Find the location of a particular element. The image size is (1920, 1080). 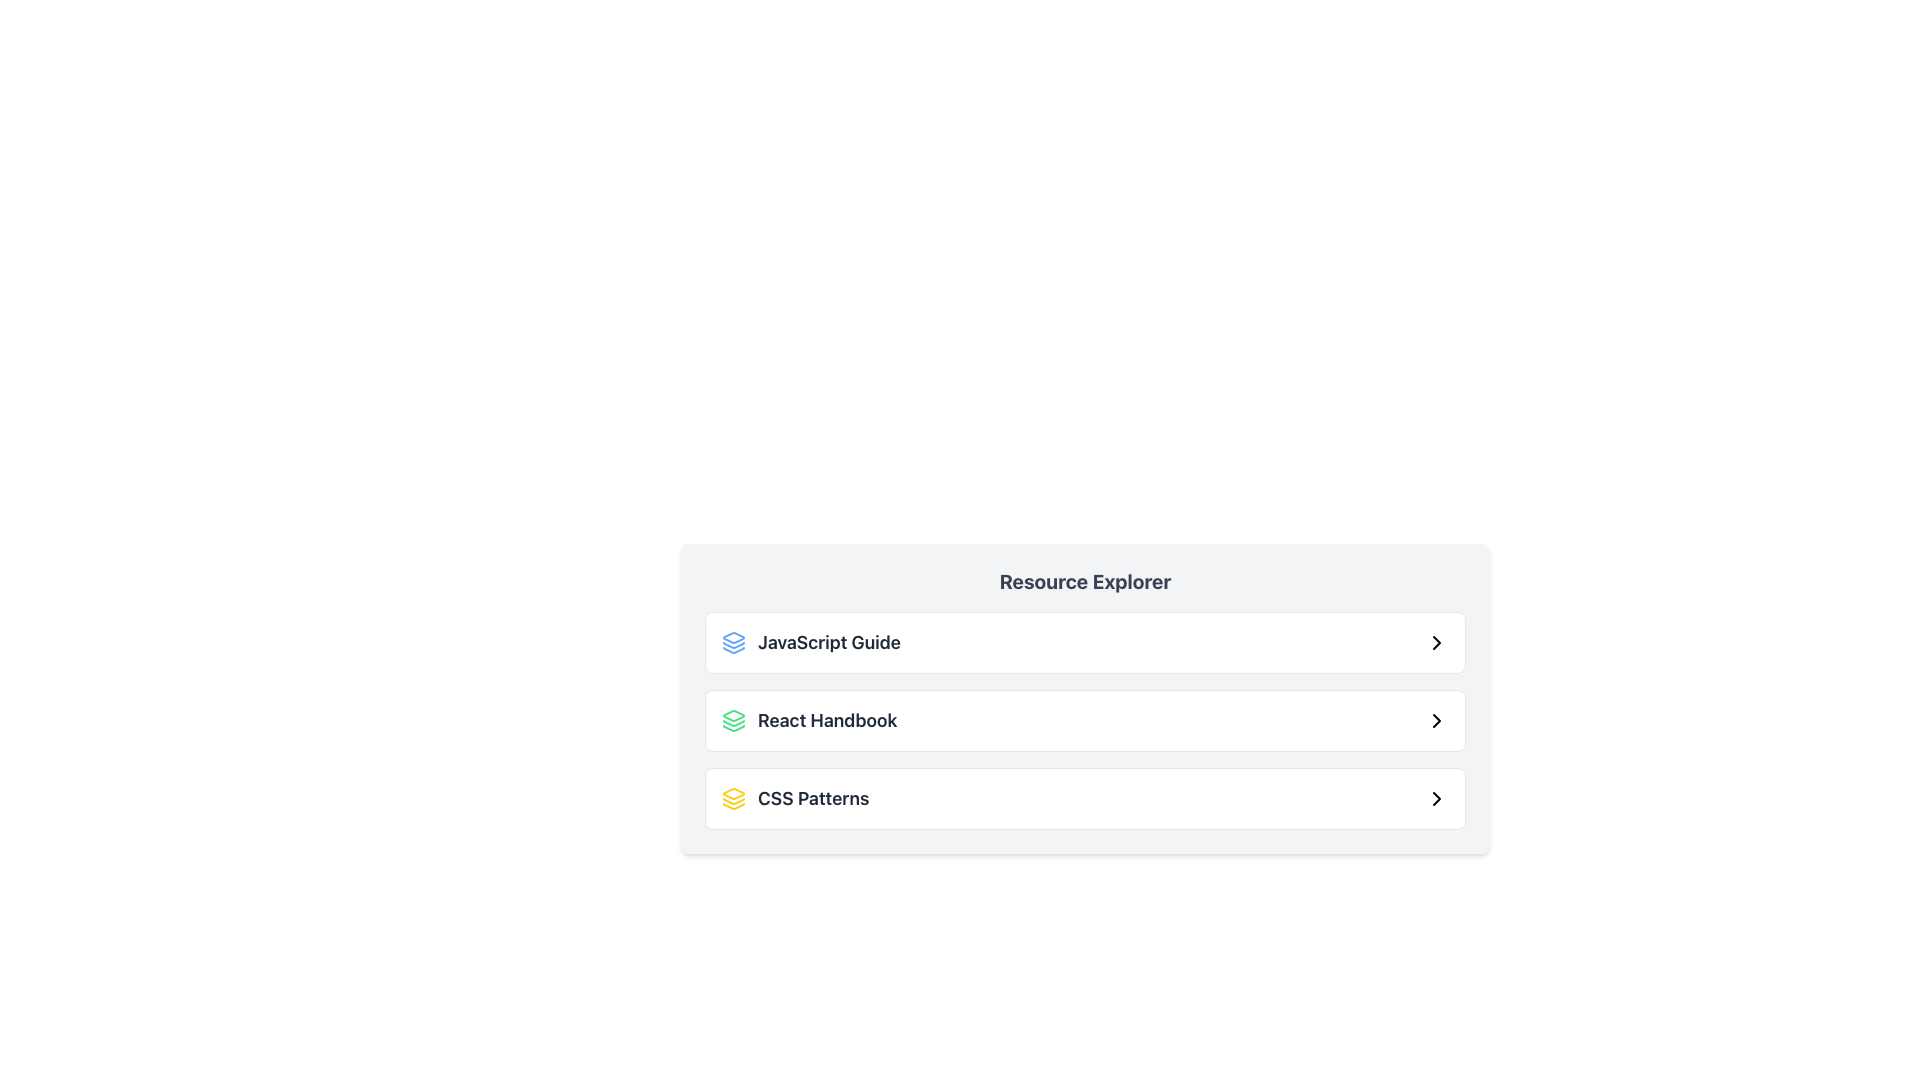

the first list item named 'JavaScript Guide' in the 'Resource Explorer' section is located at coordinates (1084, 643).